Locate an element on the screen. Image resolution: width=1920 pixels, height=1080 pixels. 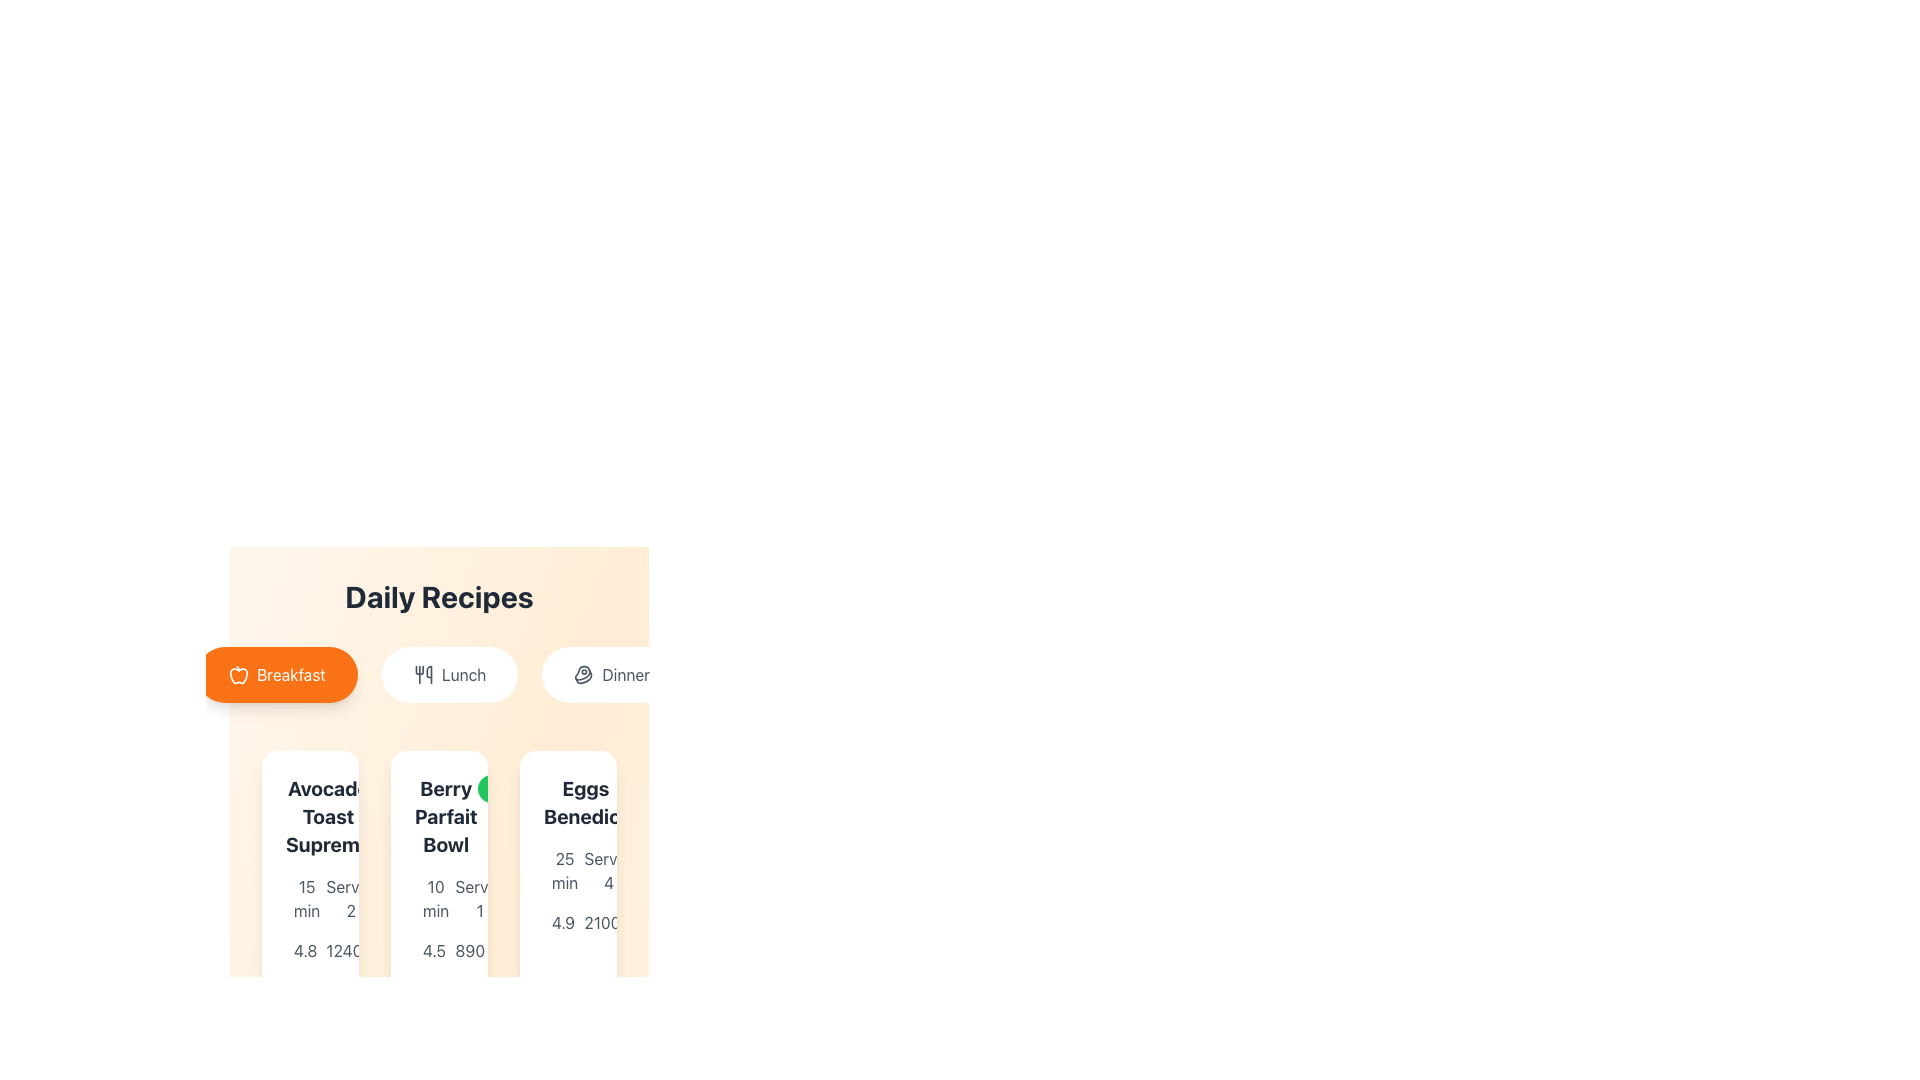
the static text label displaying the numerical value '4.5', which is bold and dark-gray, located below a star-shaped icon in the rating section is located at coordinates (433, 950).